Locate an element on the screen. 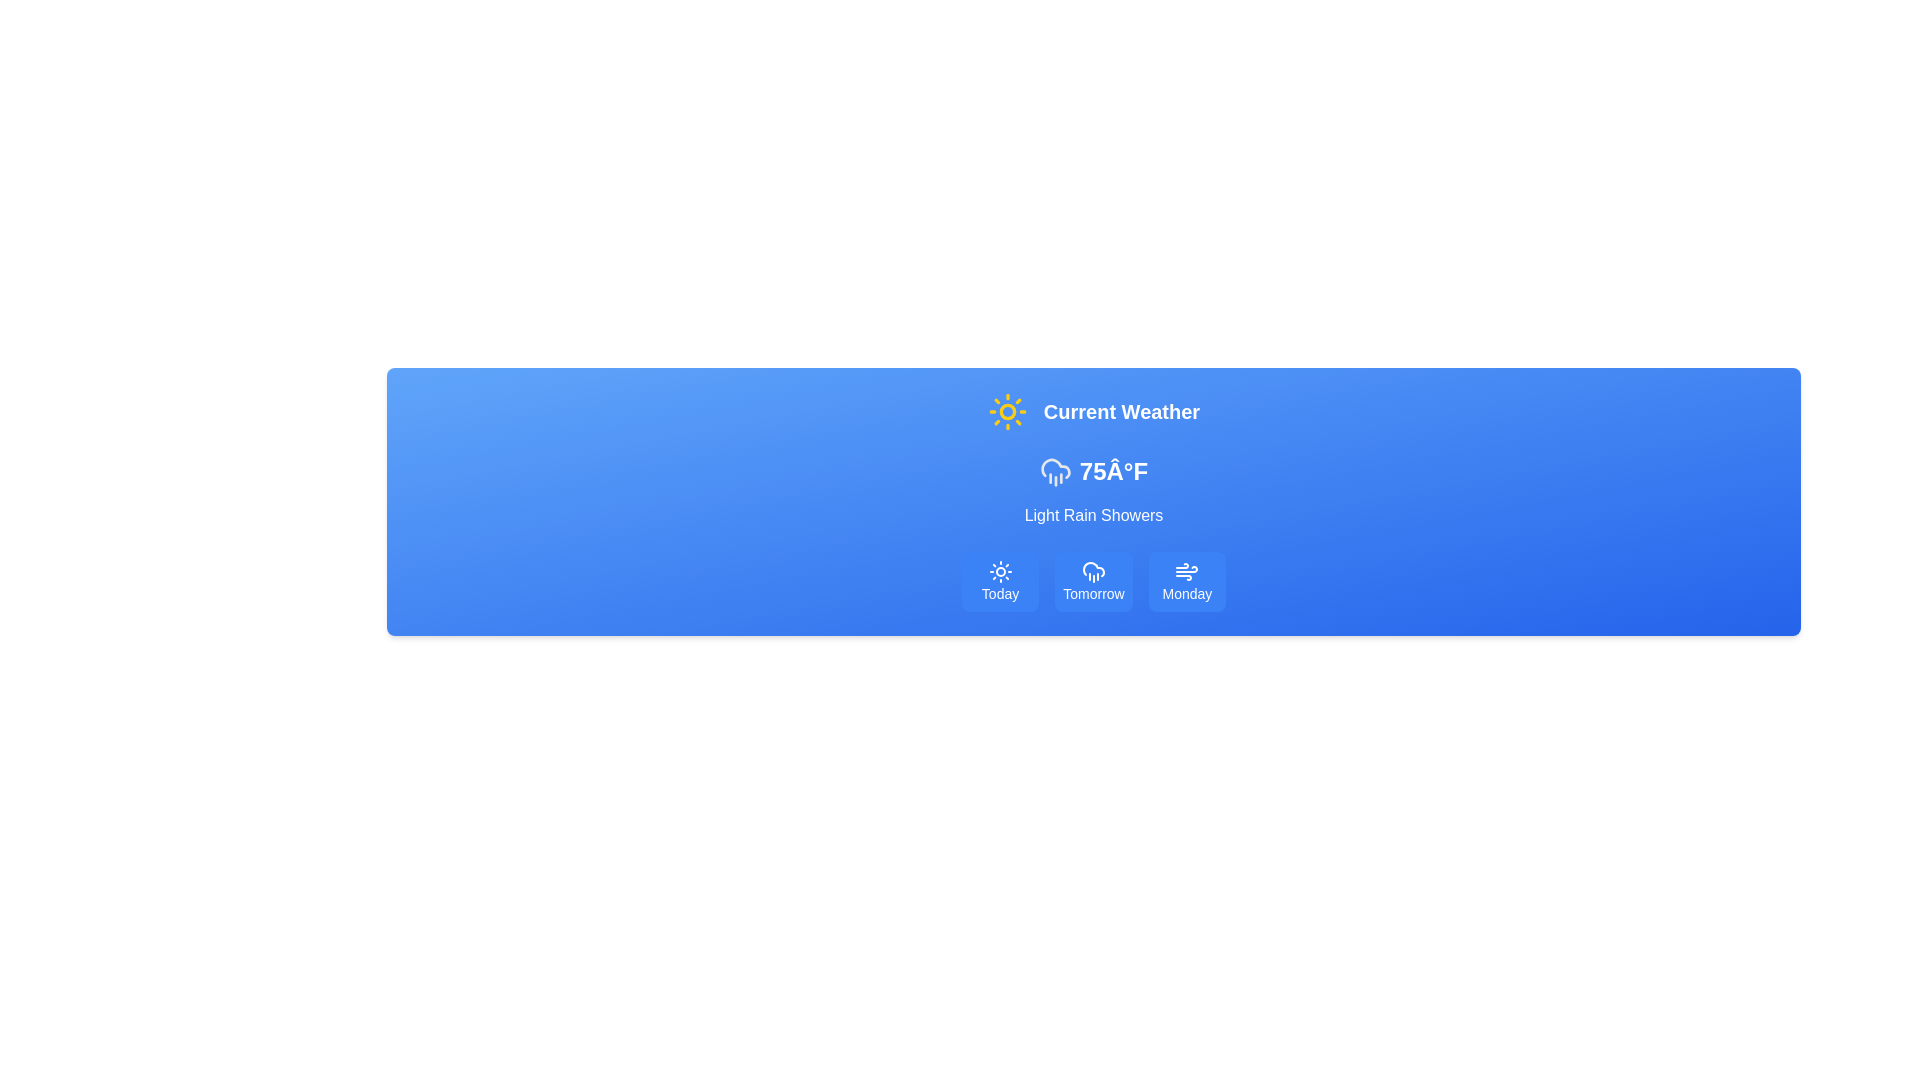  the 'Today' static text label within the button component is located at coordinates (999, 593).